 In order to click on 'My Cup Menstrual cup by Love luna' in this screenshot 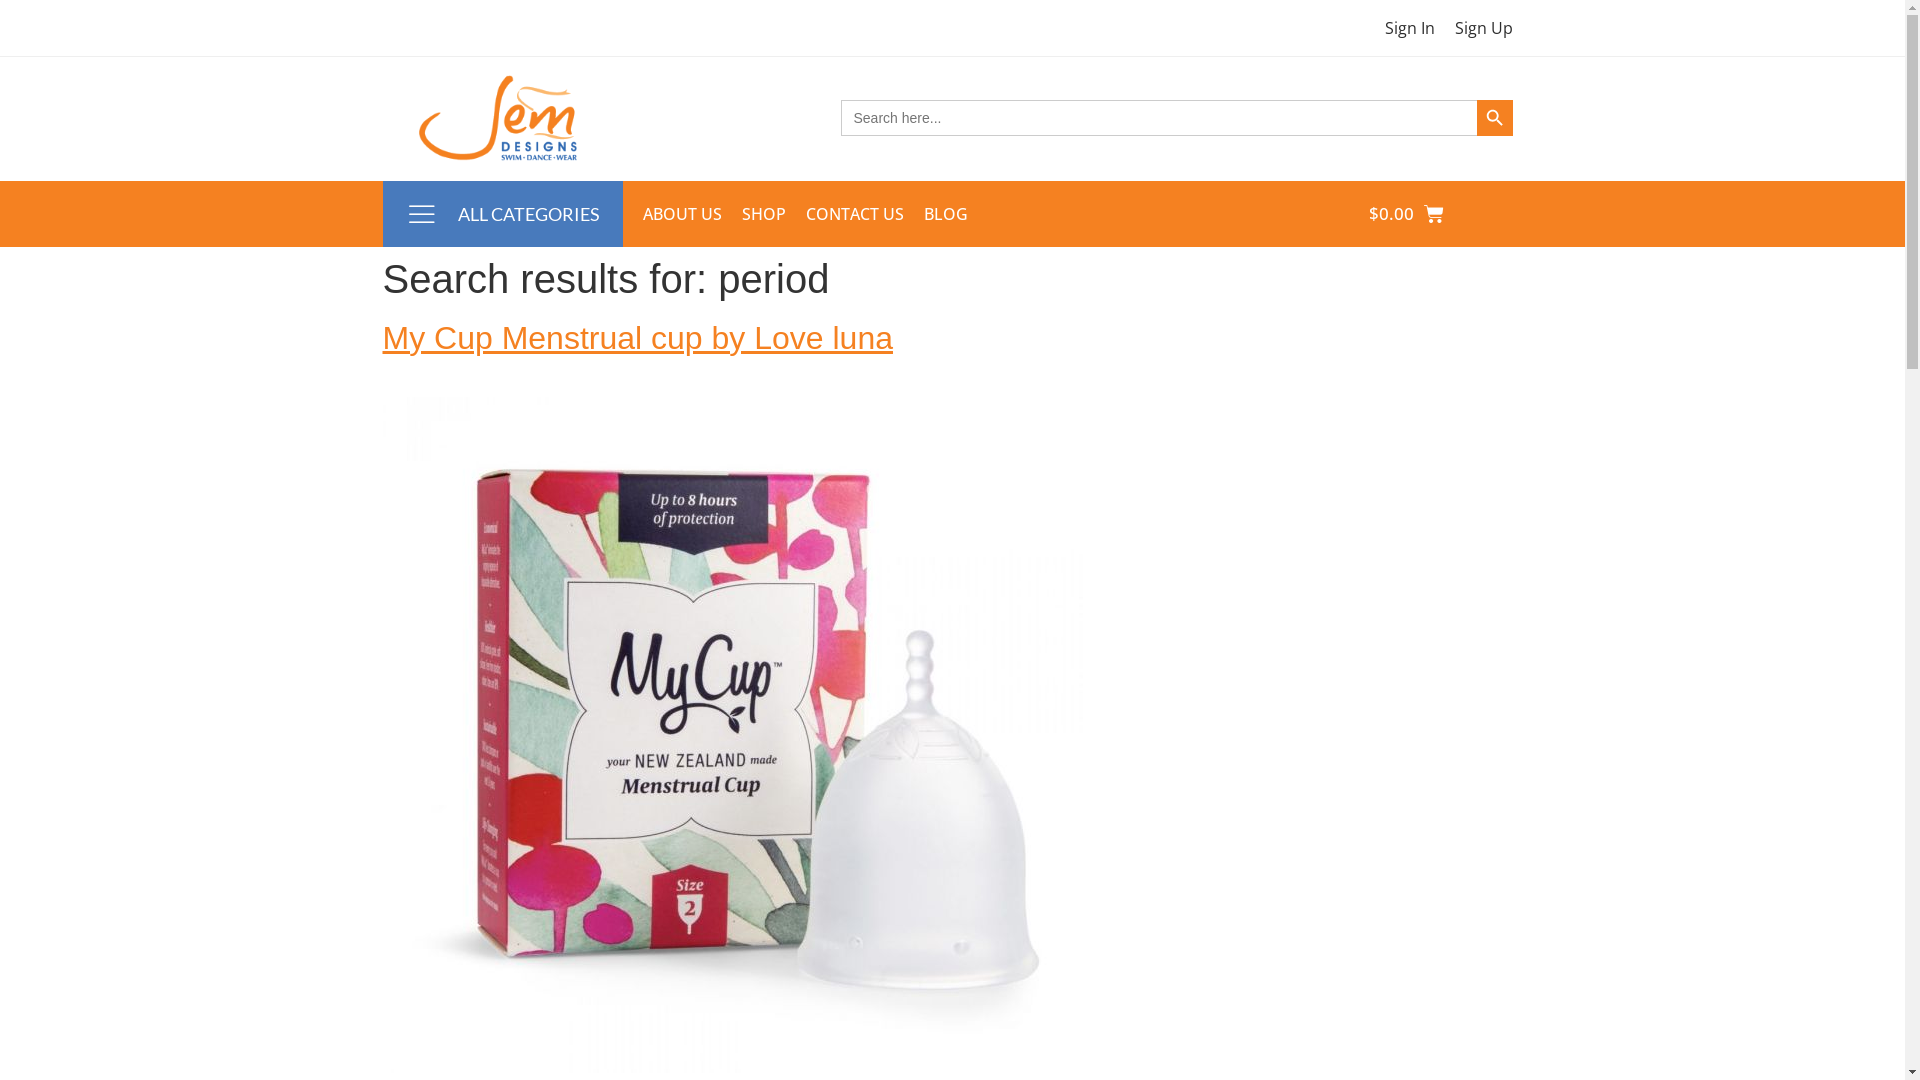, I will do `click(636, 337)`.